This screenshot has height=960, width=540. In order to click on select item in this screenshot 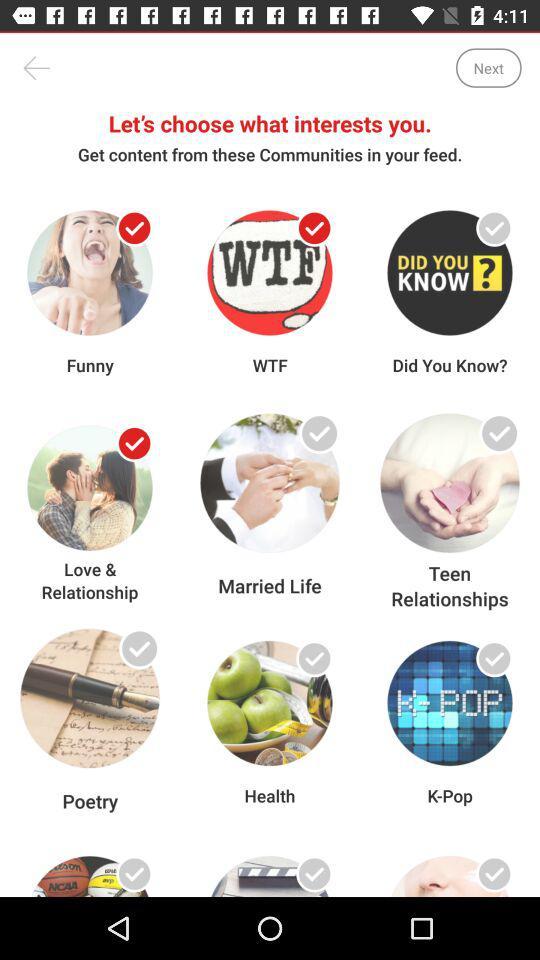, I will do `click(493, 873)`.